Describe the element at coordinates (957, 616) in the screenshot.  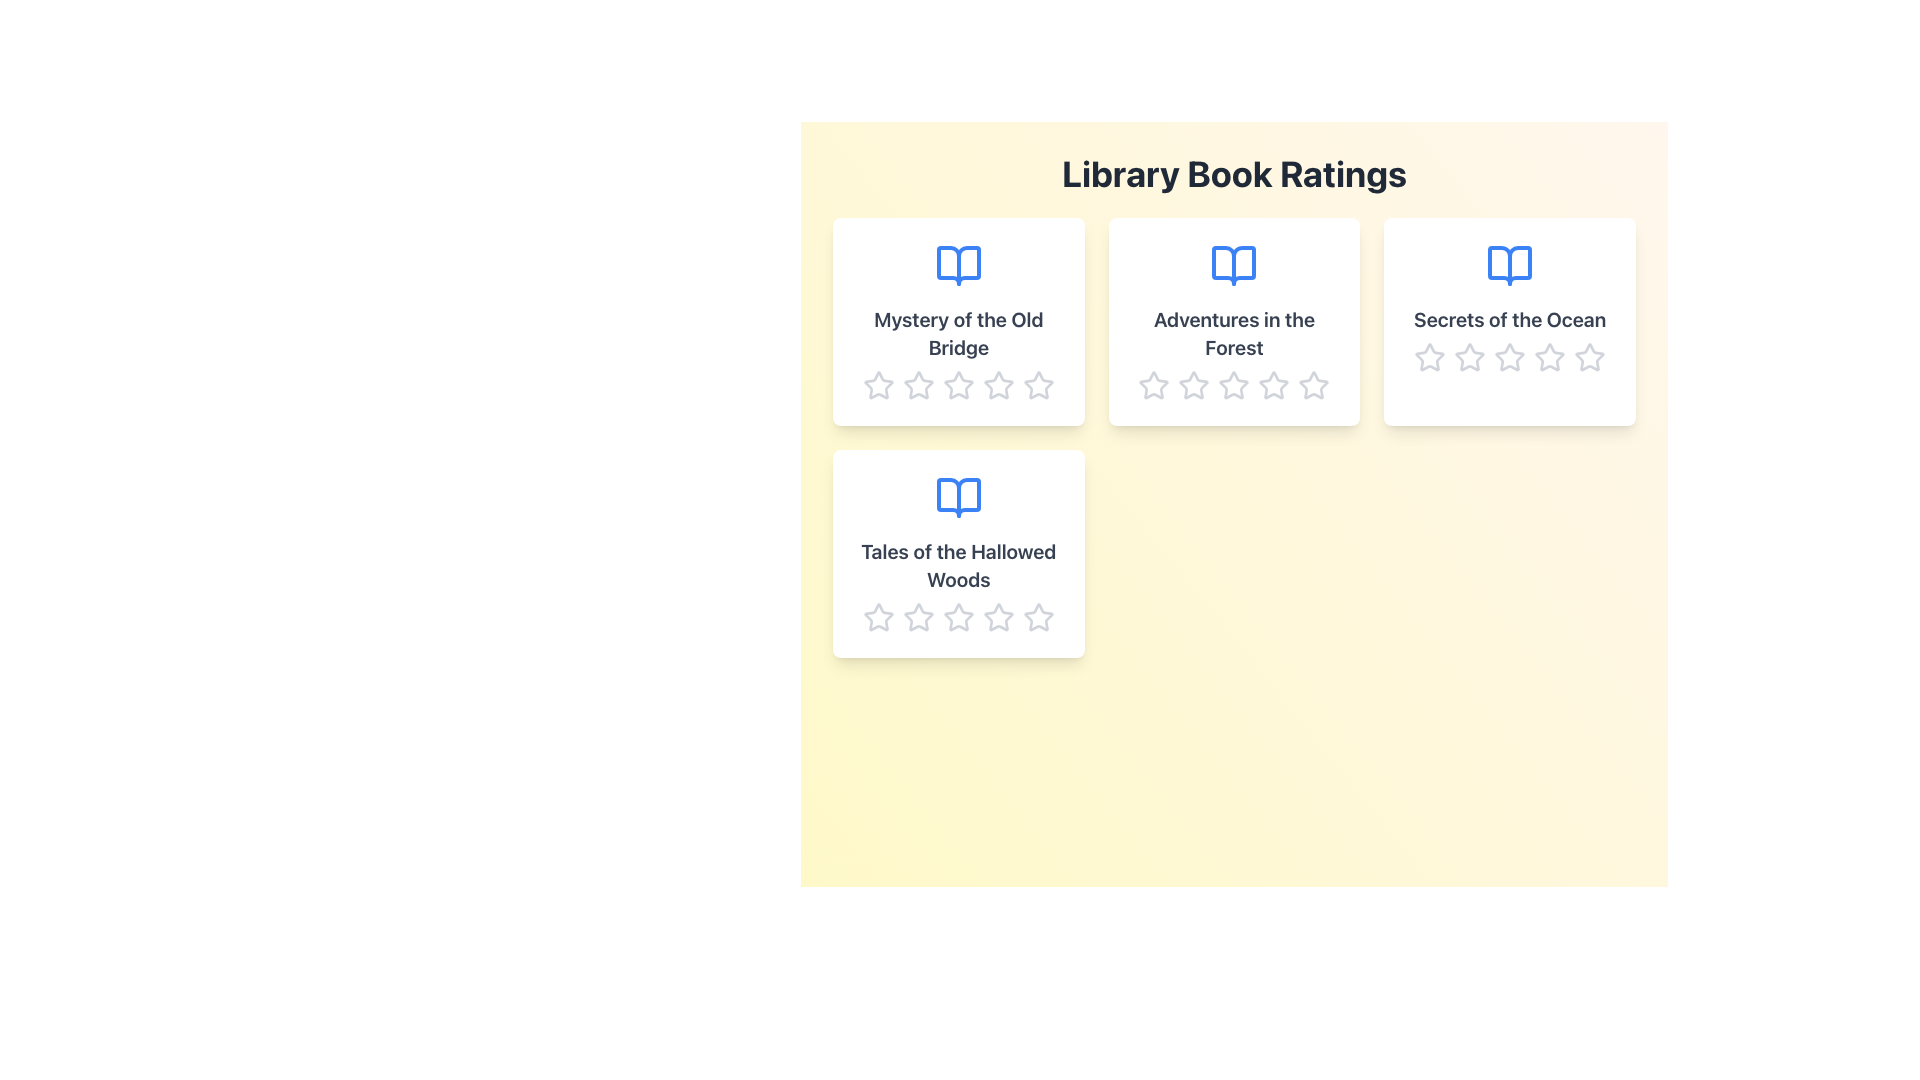
I see `the second star from the left in the rating section of the card labeled 'Tales of the Hallowed Woods'` at that location.